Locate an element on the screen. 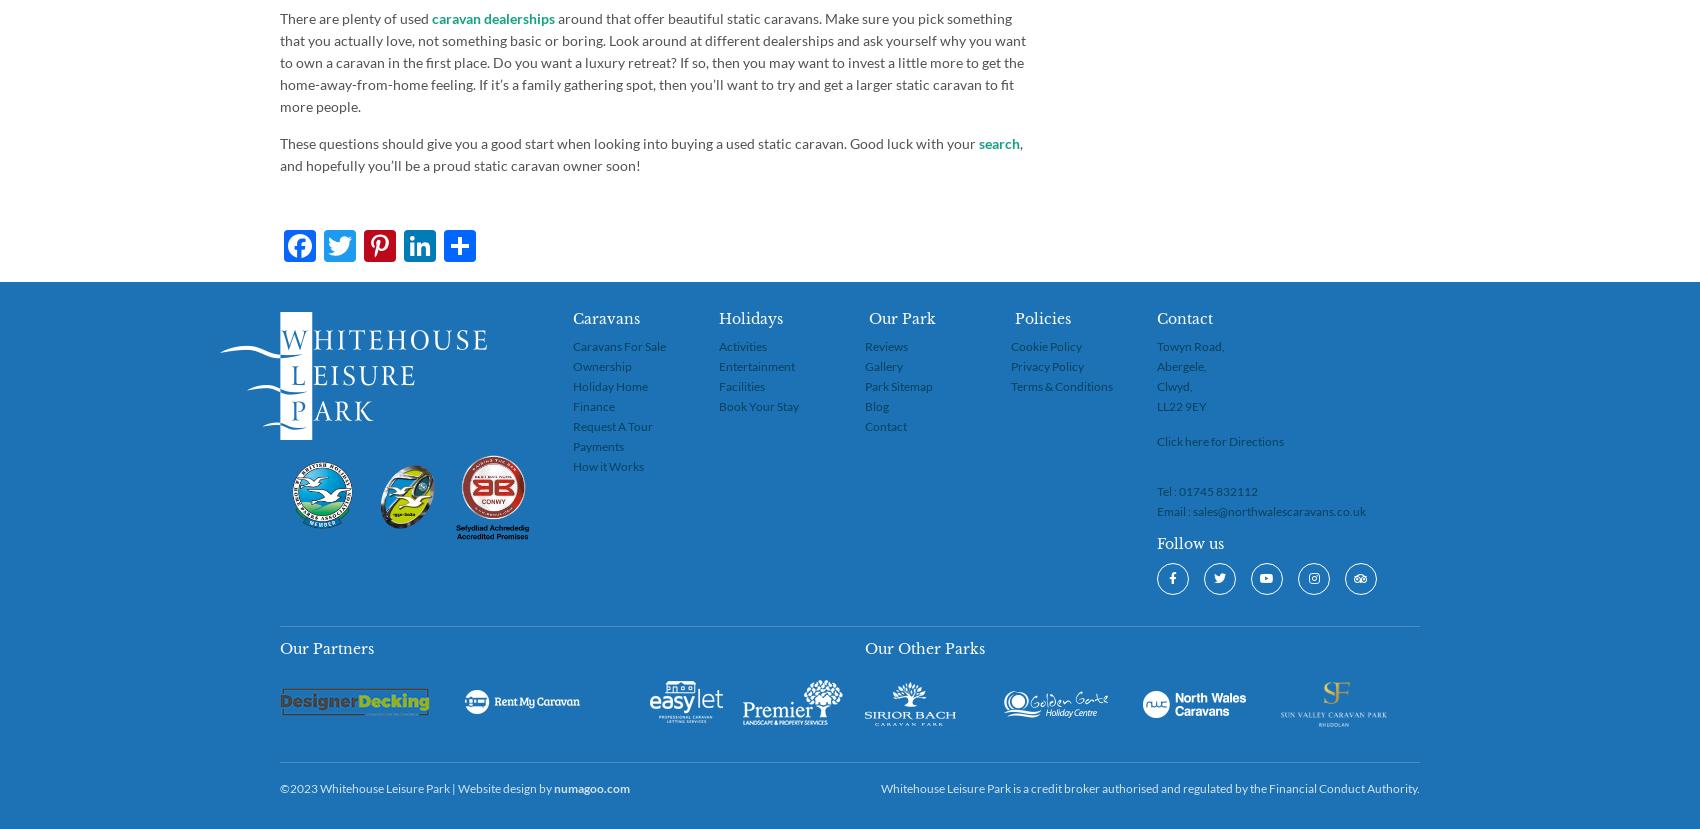  'caravan dealerships' is located at coordinates (431, 18).